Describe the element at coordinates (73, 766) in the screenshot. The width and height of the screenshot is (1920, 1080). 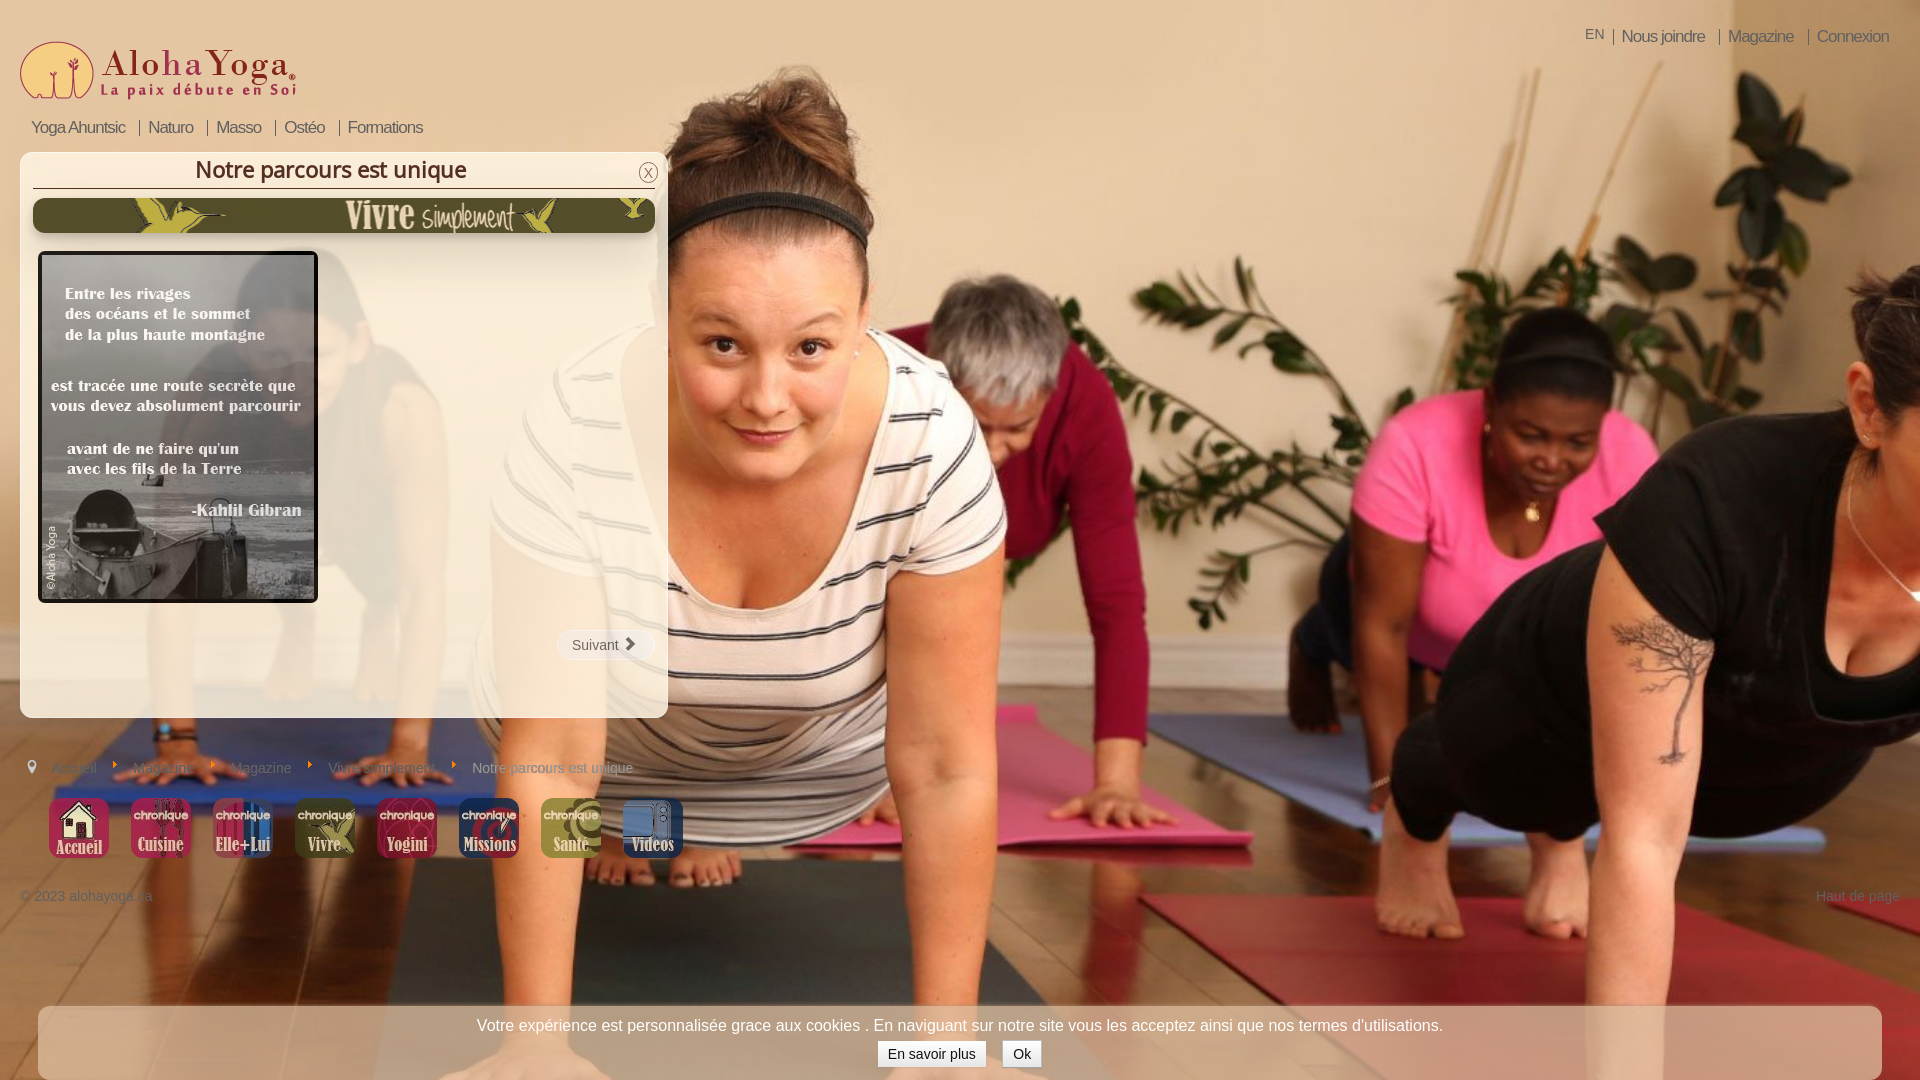
I see `'Accueil'` at that location.